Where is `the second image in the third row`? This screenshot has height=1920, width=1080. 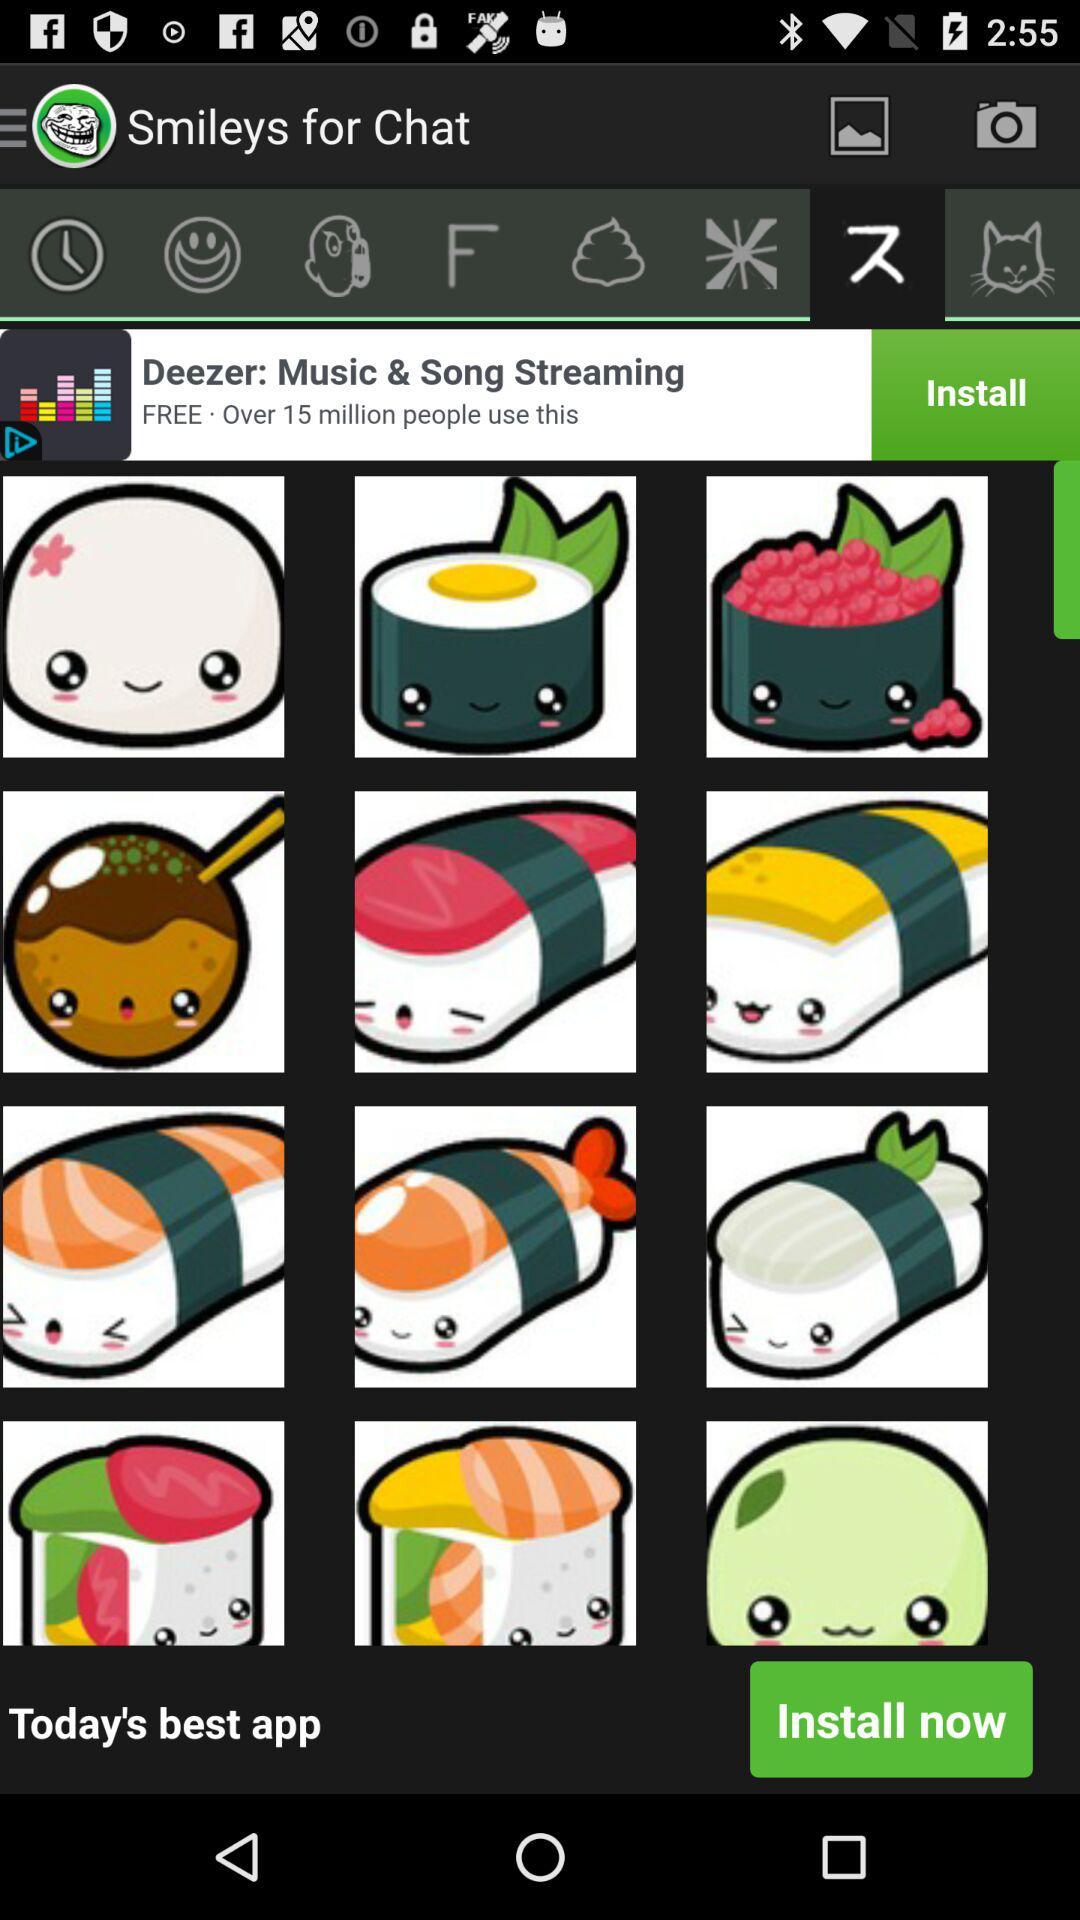 the second image in the third row is located at coordinates (495, 1246).